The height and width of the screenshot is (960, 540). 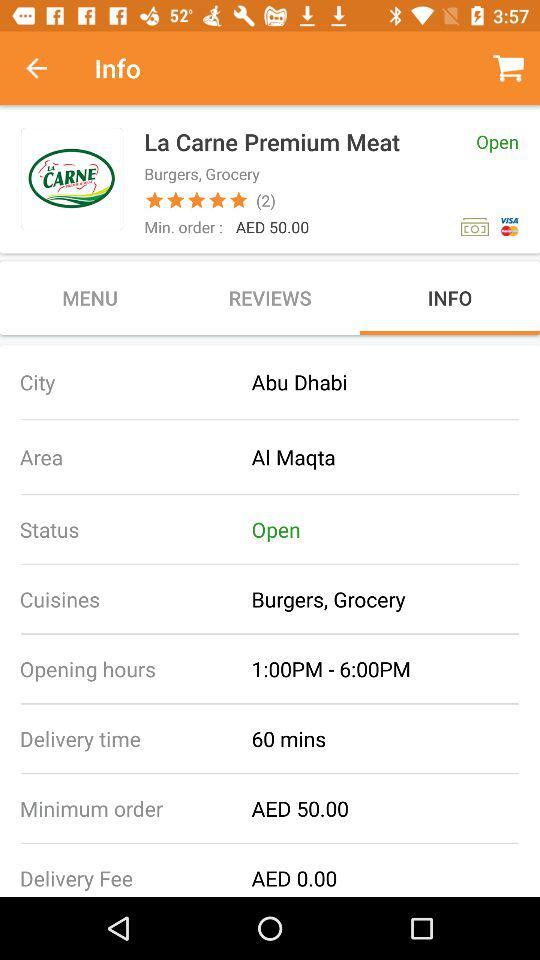 I want to click on previous, so click(x=47, y=68).